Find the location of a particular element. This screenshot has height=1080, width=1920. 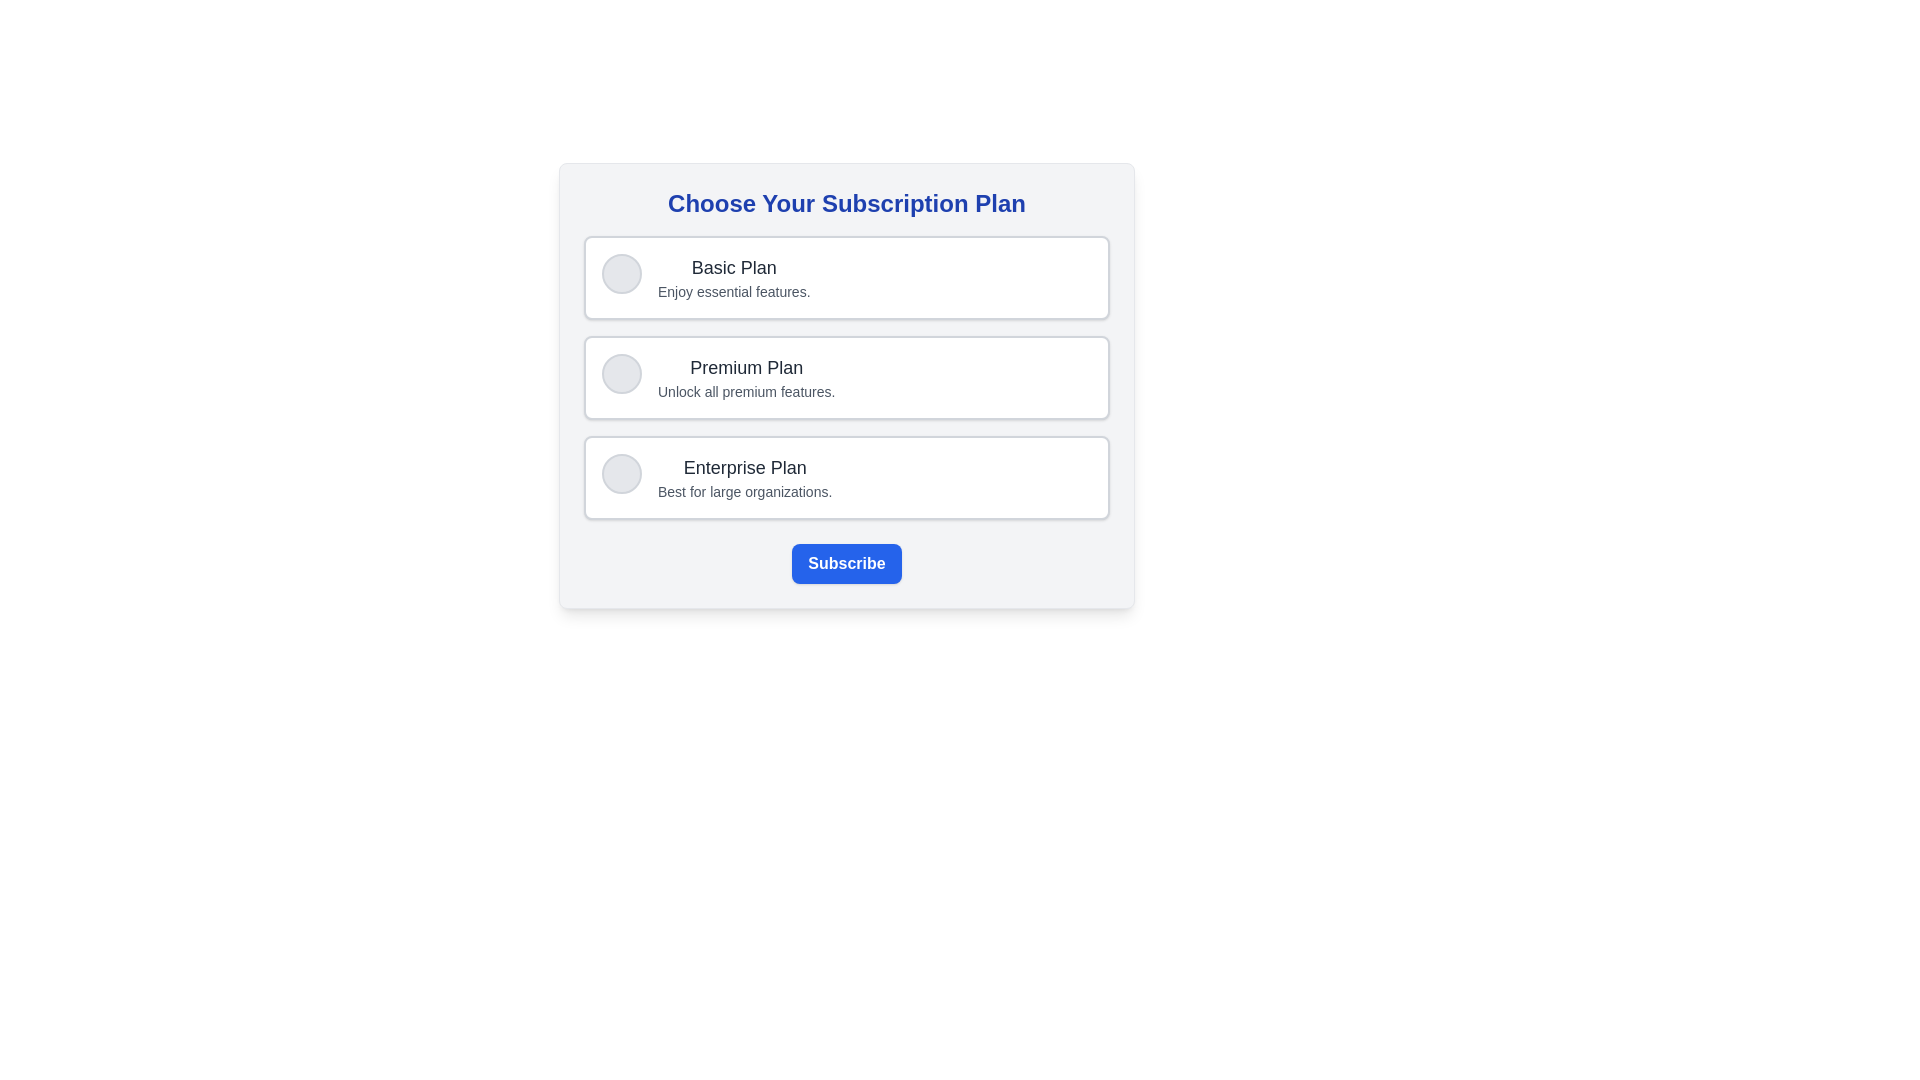

the 'Confirm Subscription' button located below the subscription plans in the 'Choose Your Subscription Plan' section is located at coordinates (846, 563).